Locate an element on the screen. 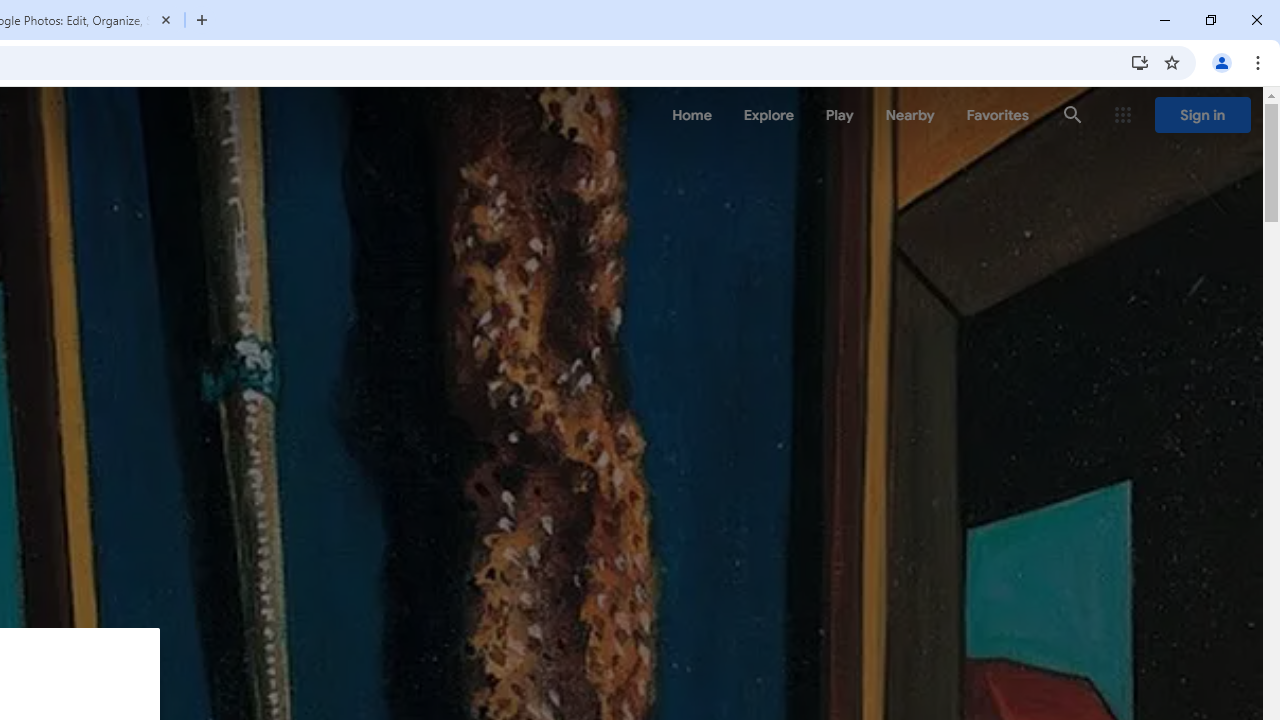 The image size is (1280, 720). 'Nearby' is located at coordinates (909, 115).